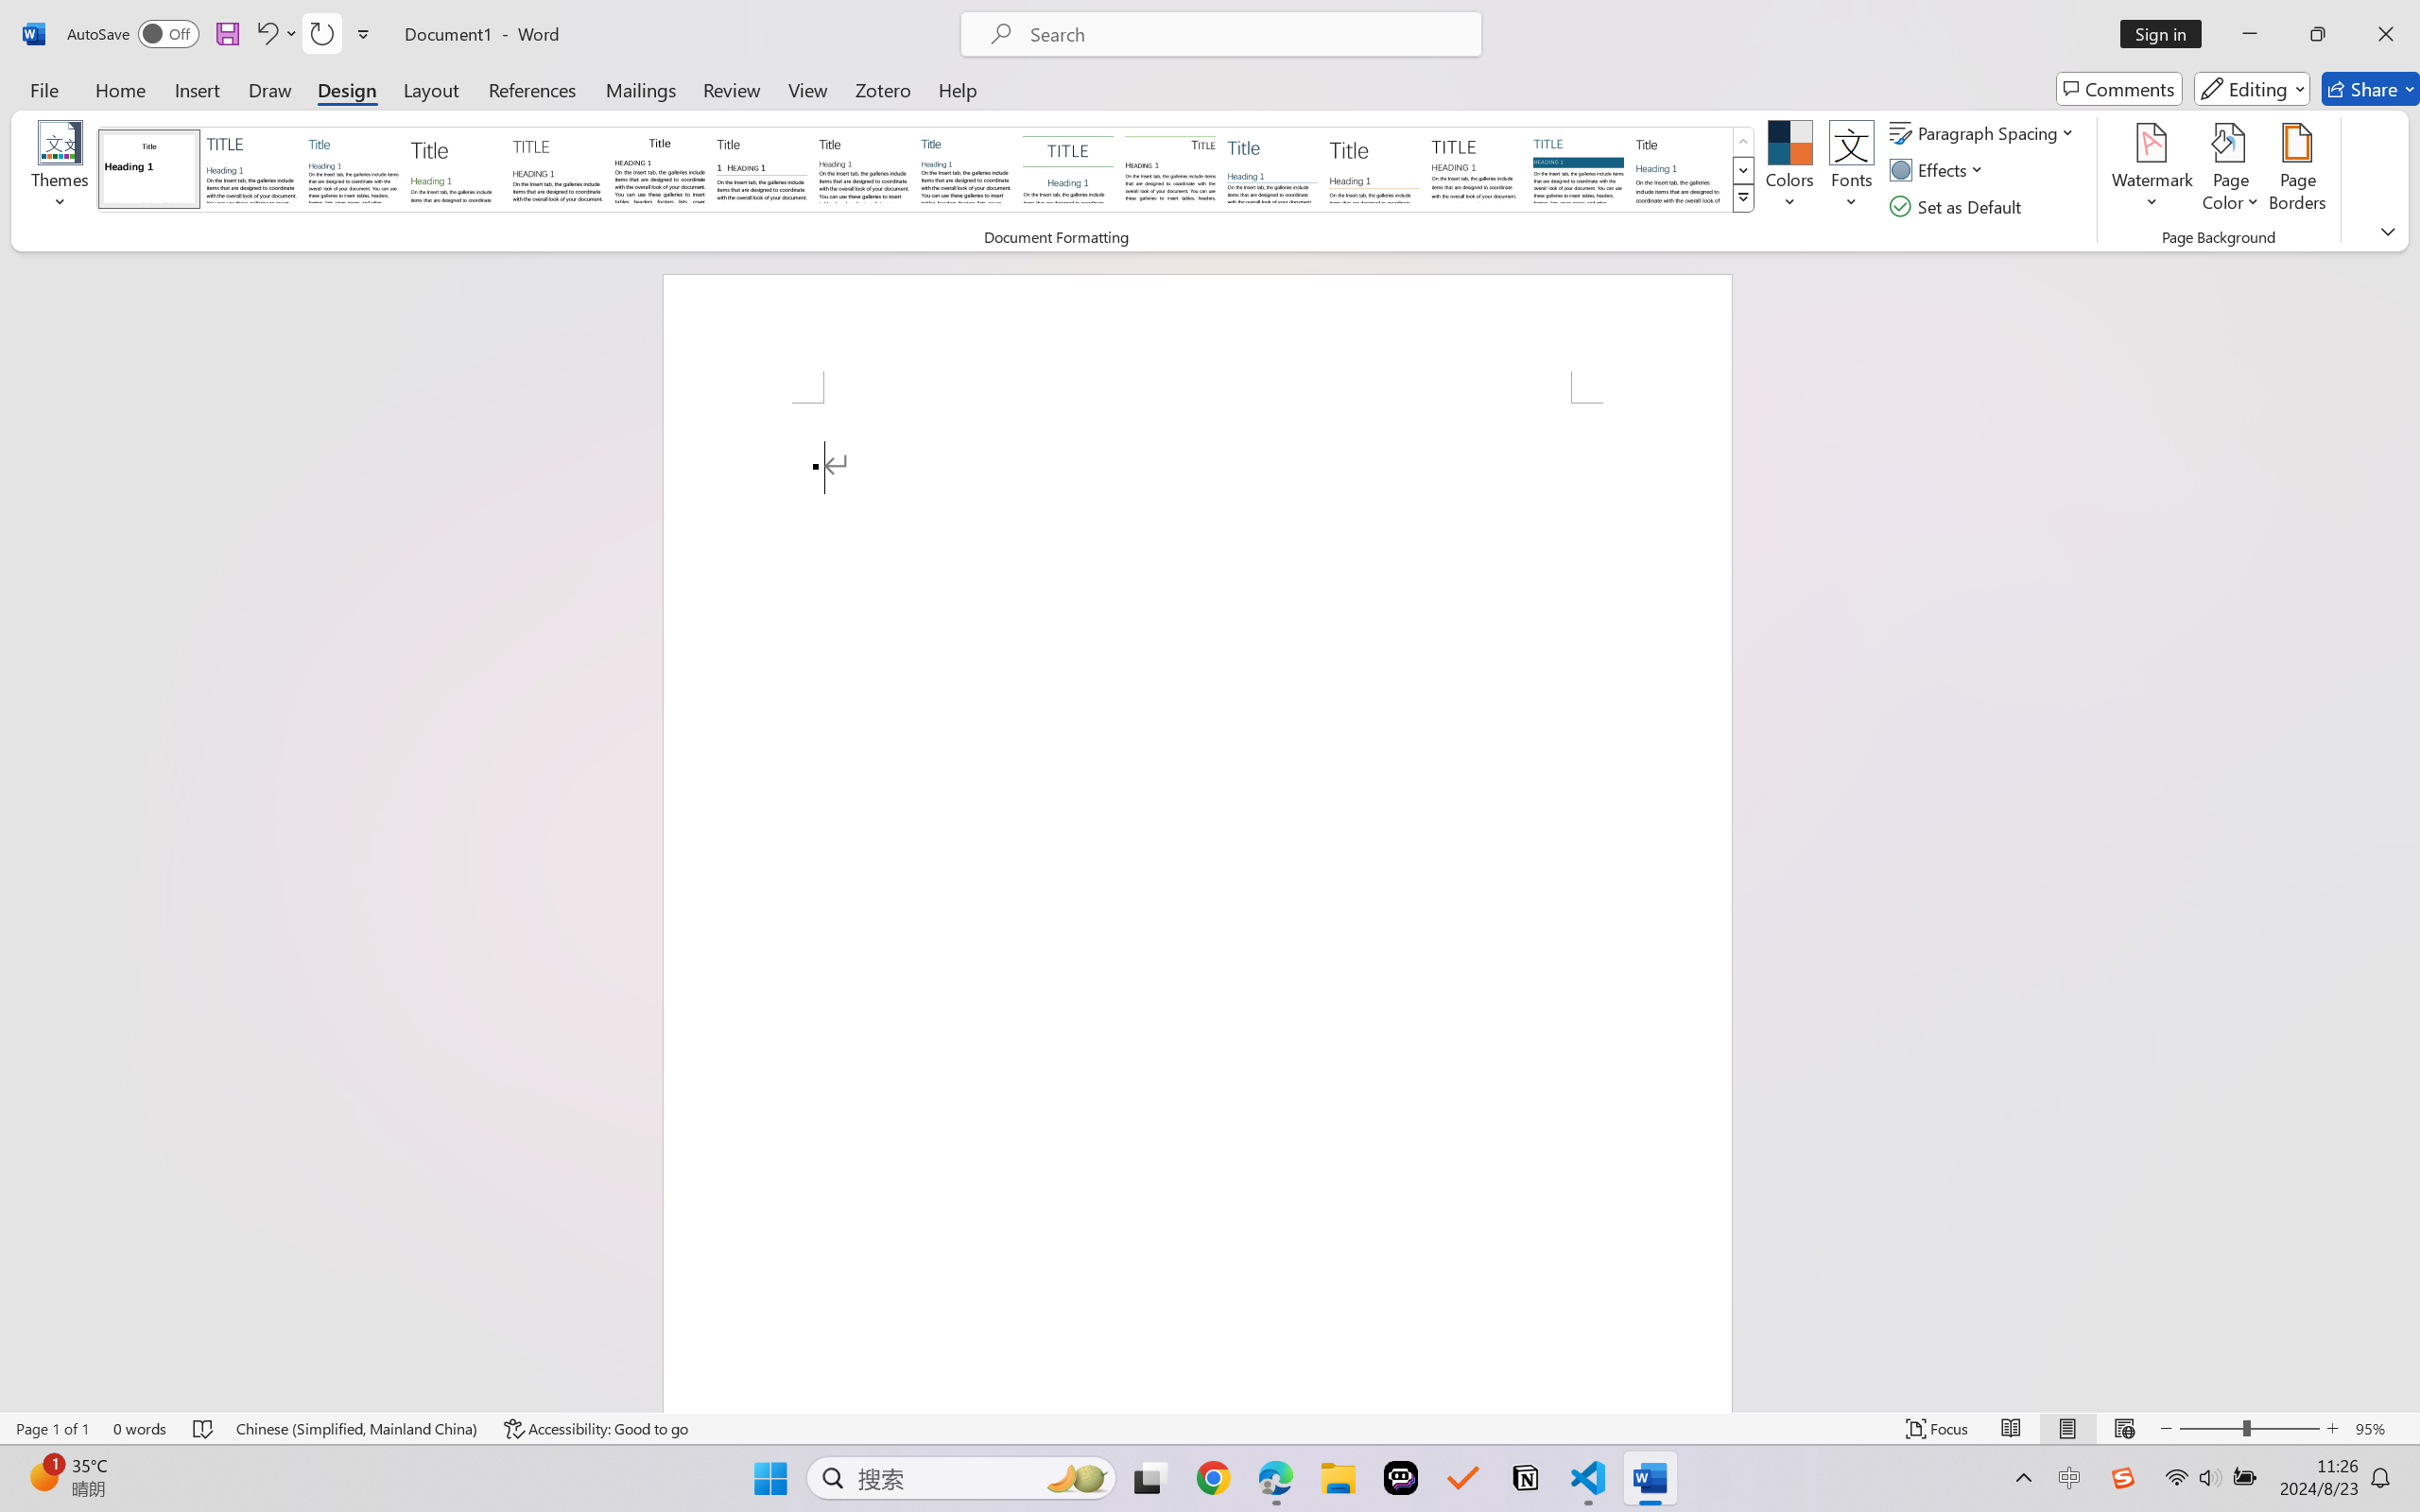  What do you see at coordinates (356, 1428) in the screenshot?
I see `'Language Chinese (Simplified, Mainland China)'` at bounding box center [356, 1428].